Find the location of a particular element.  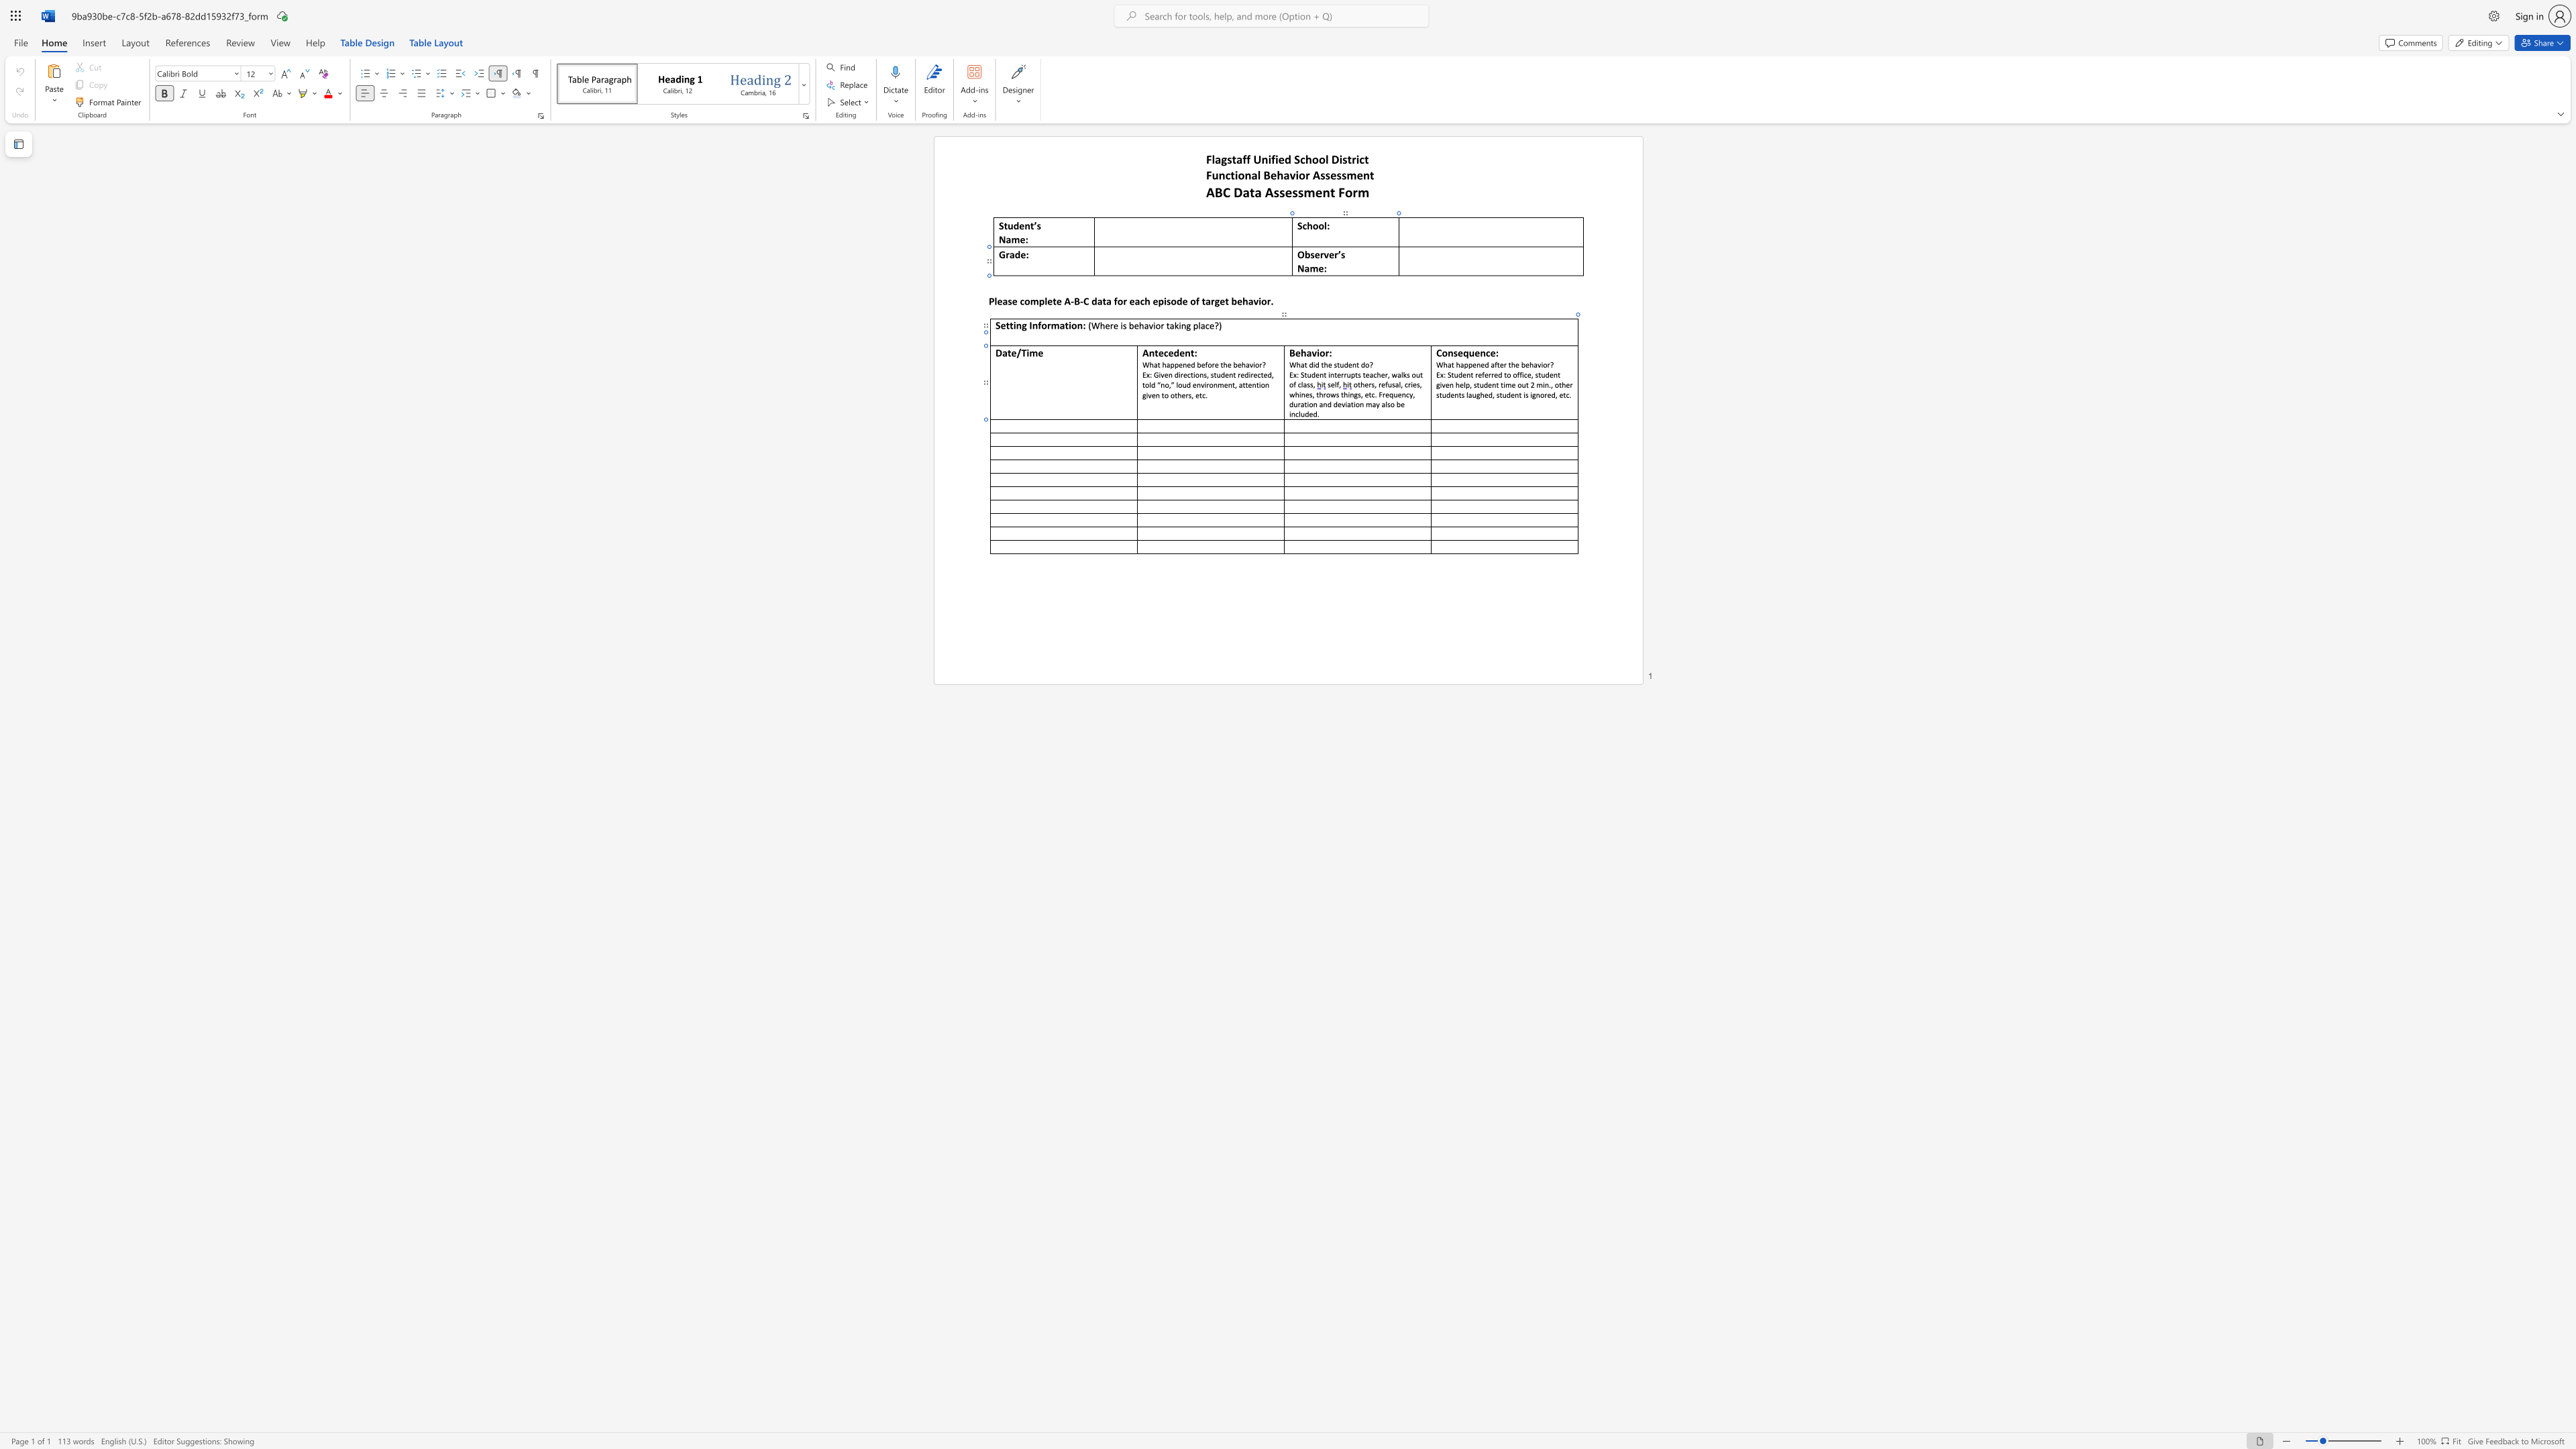

the 10th character "e" in the text is located at coordinates (1513, 384).